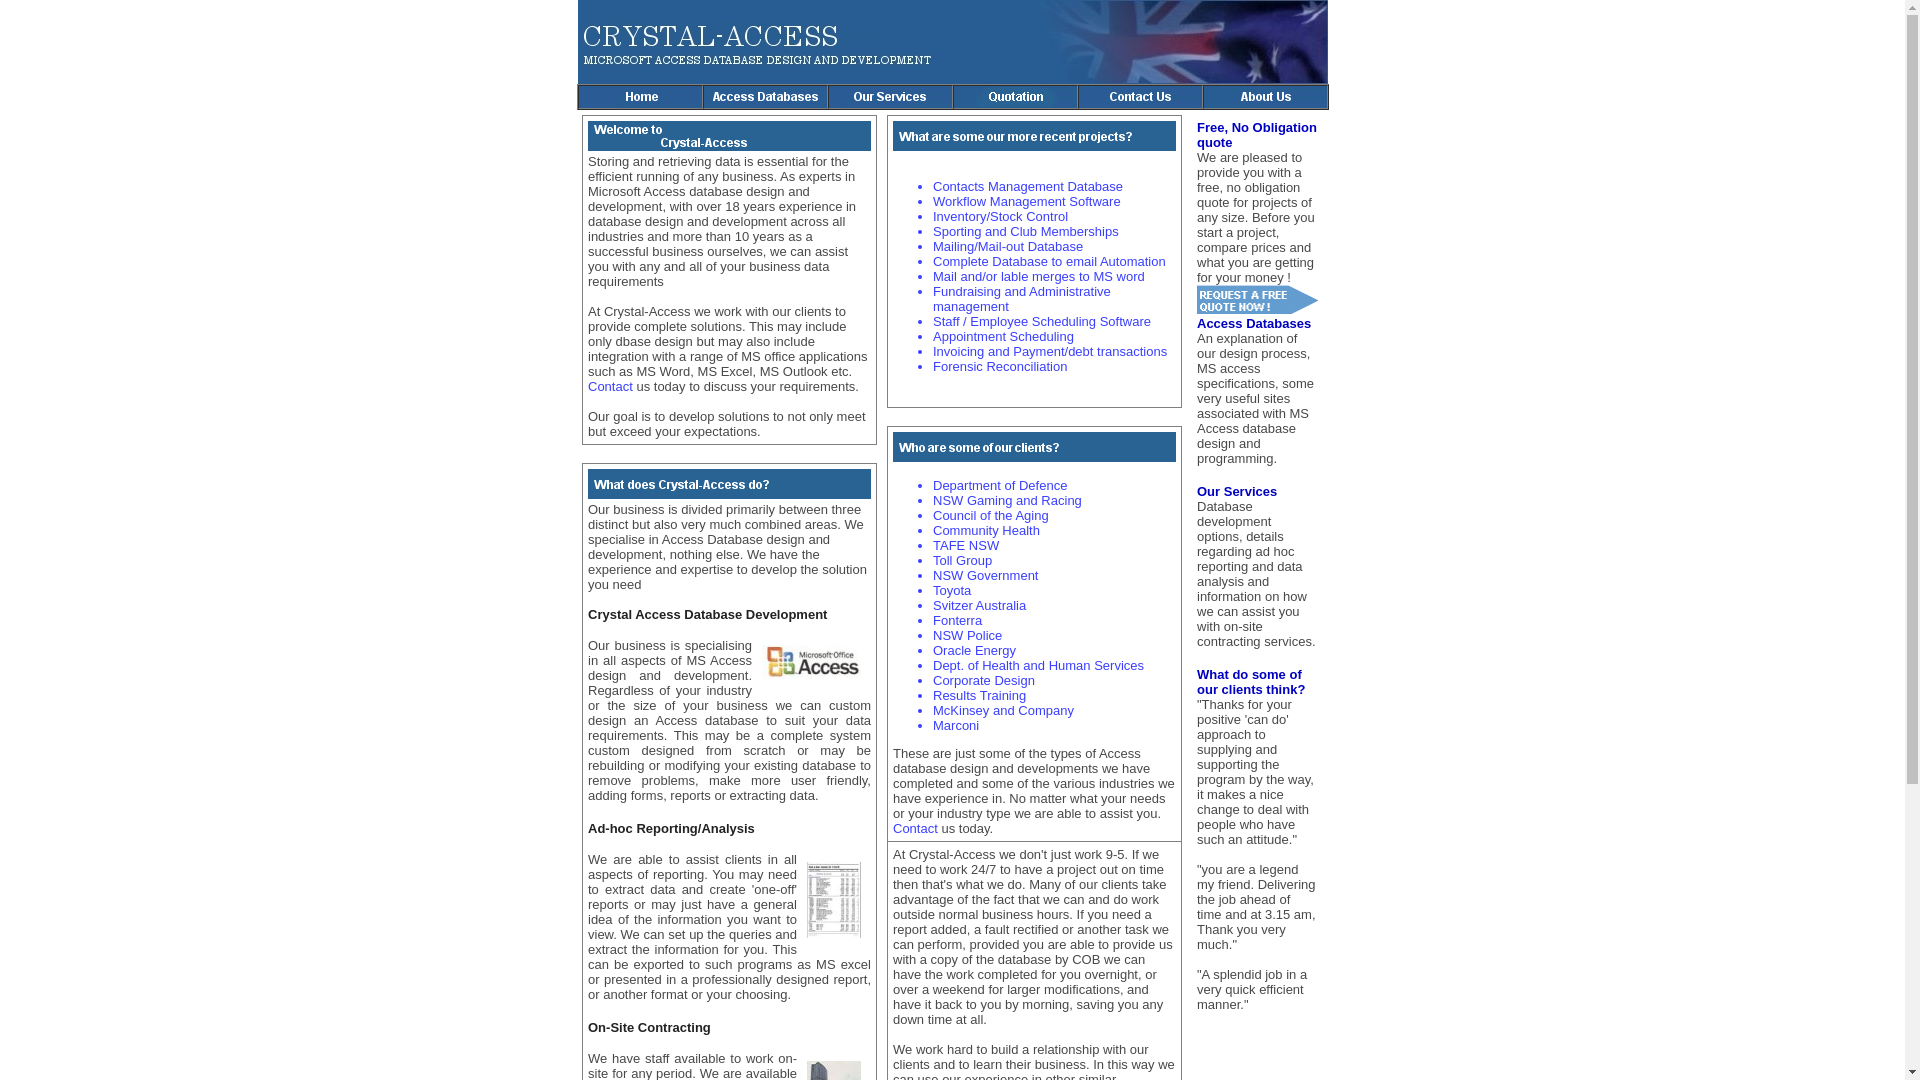 The image size is (1920, 1080). I want to click on 'Contact', so click(610, 386).